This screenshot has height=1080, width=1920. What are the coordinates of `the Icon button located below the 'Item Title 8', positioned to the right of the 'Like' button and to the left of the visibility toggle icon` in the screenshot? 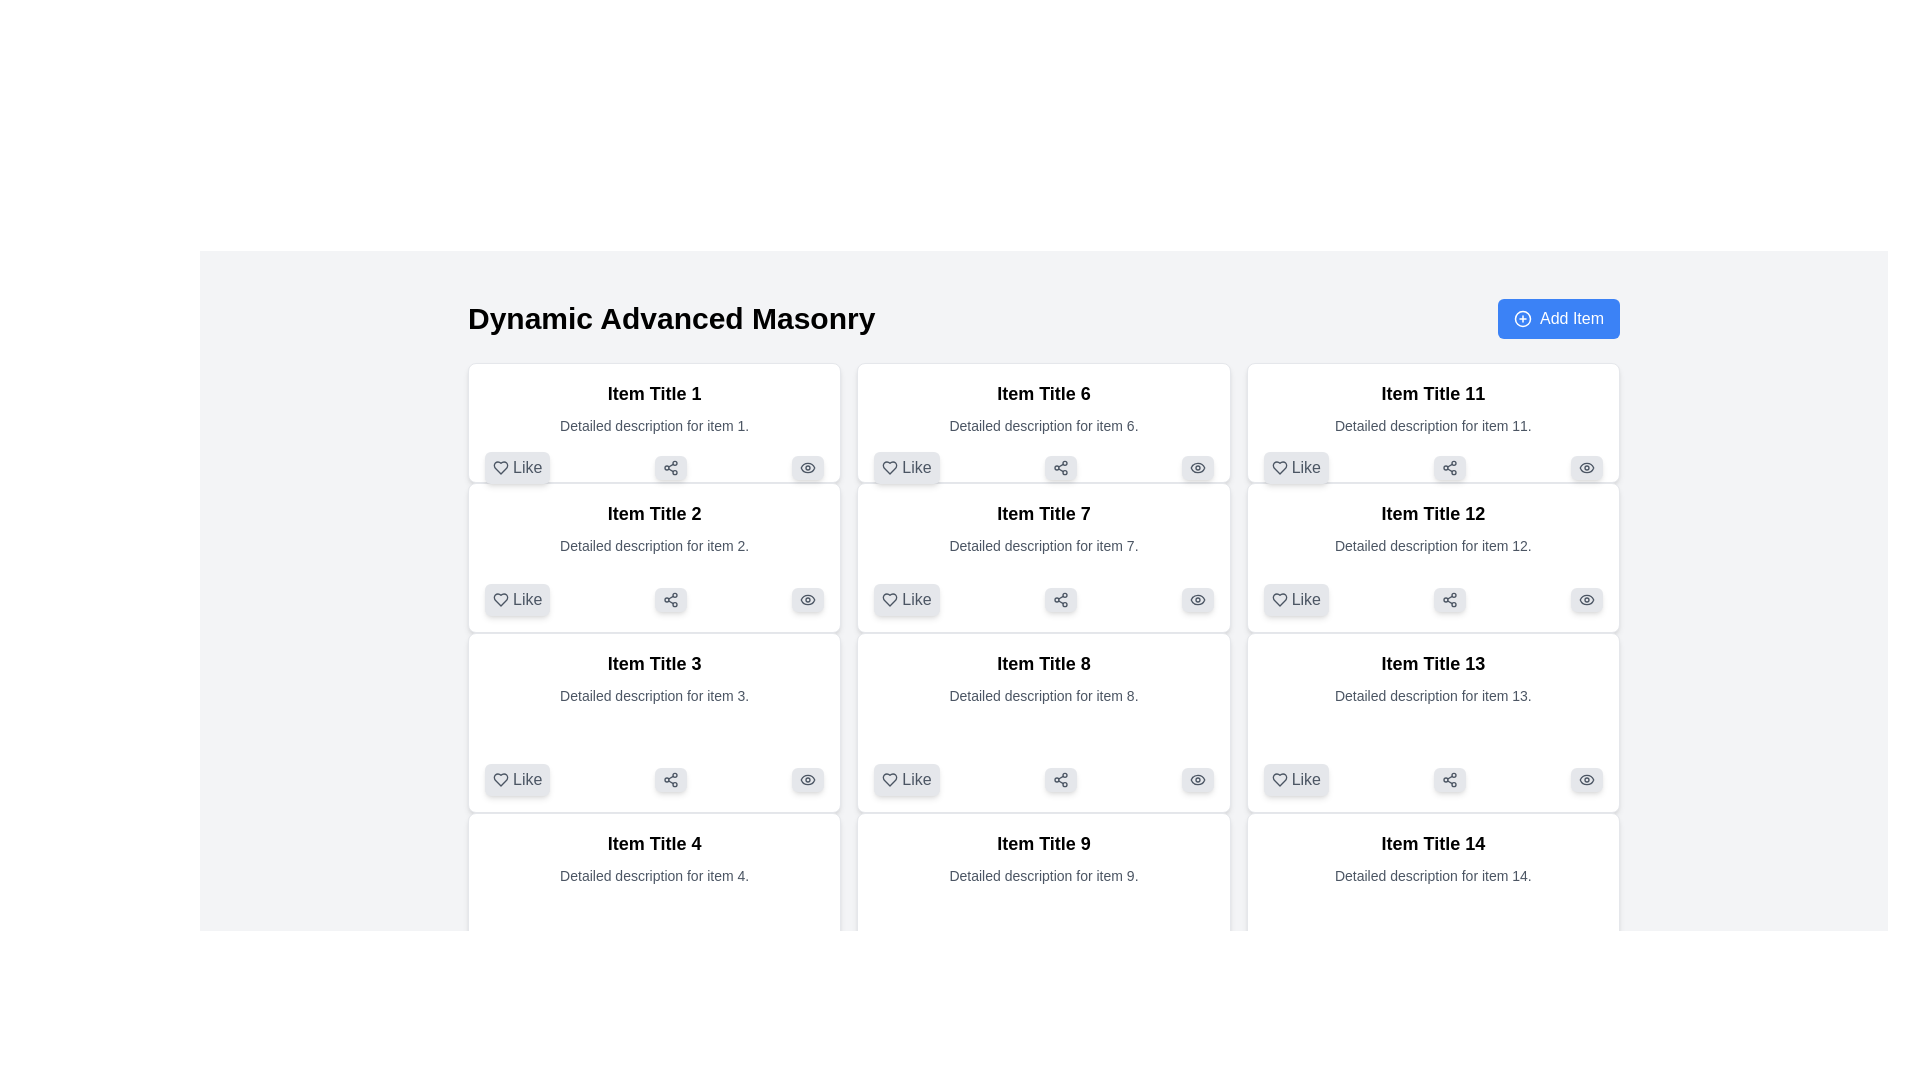 It's located at (1059, 778).